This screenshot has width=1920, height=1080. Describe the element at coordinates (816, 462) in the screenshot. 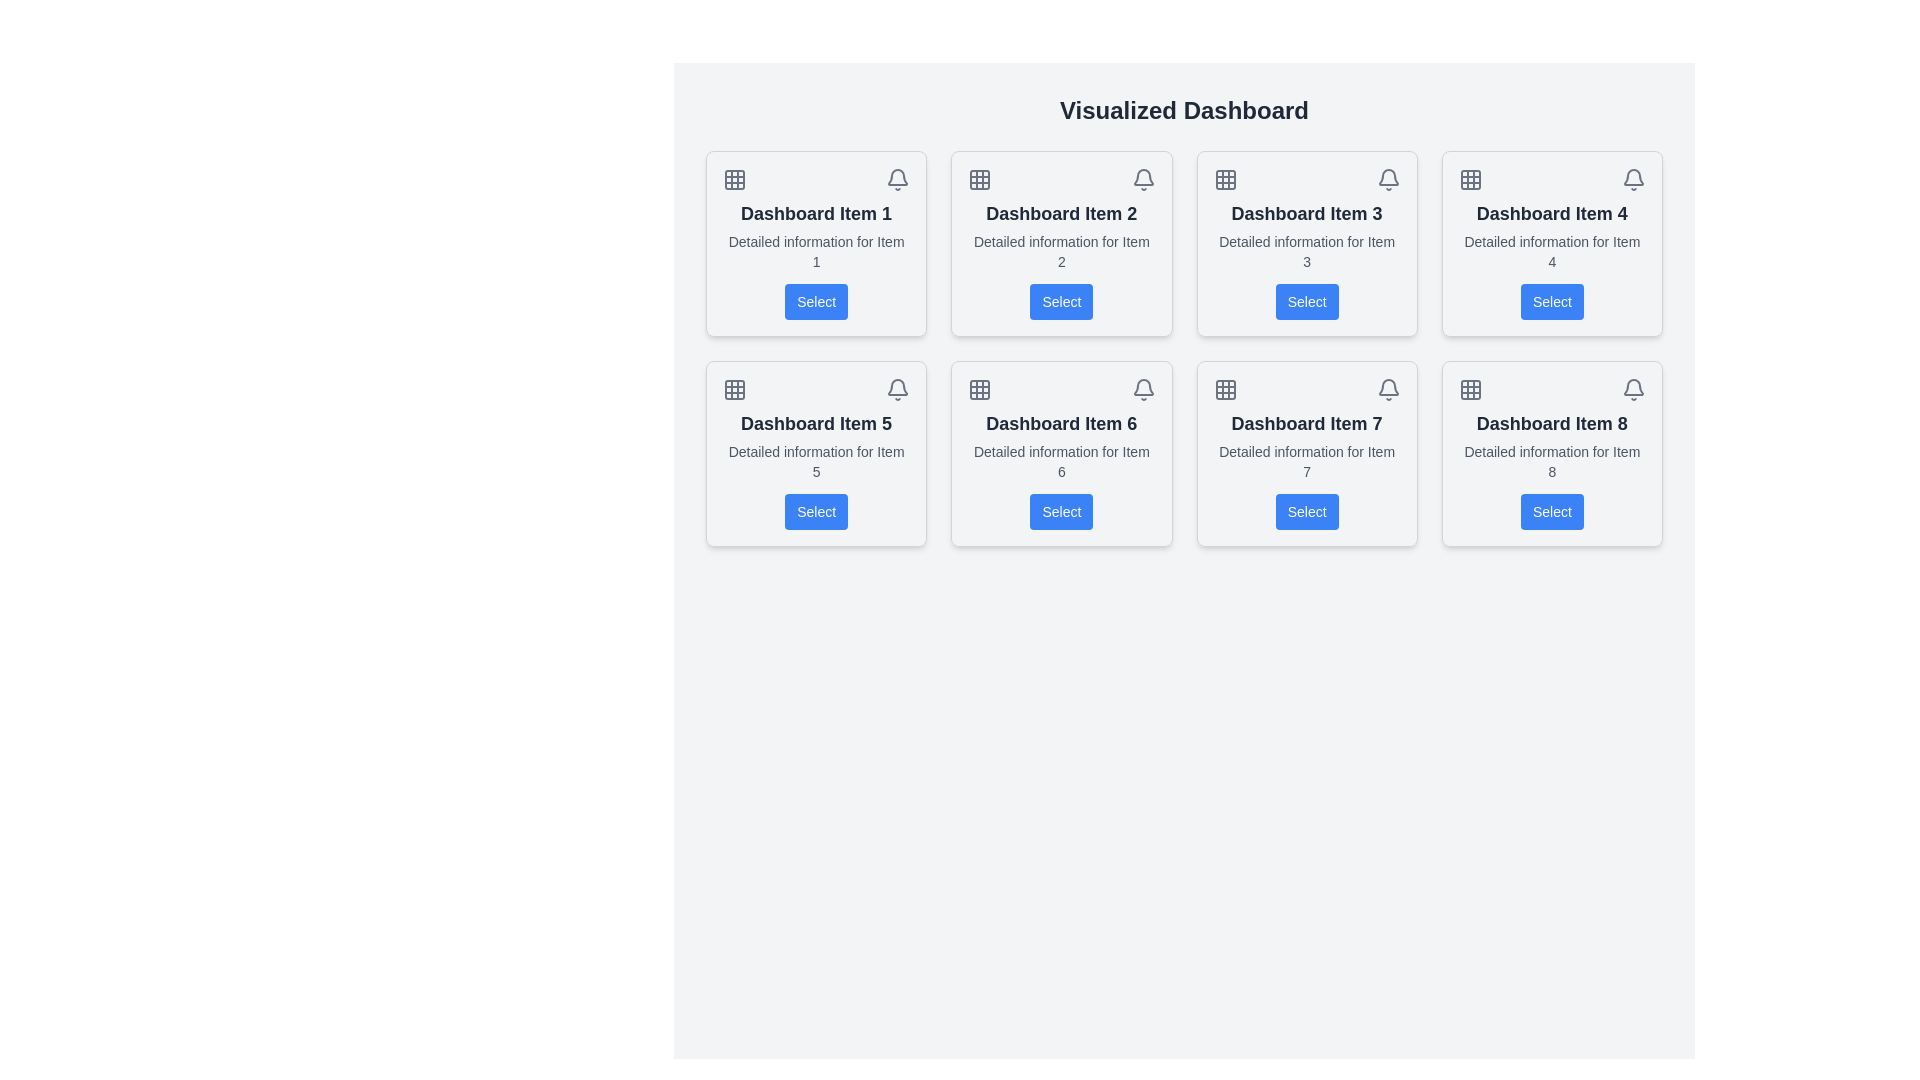

I see `the text component displaying 'Detailed information for Item 5', which is styled in gray and located beneath the heading 'Dashboard Item 5'` at that location.